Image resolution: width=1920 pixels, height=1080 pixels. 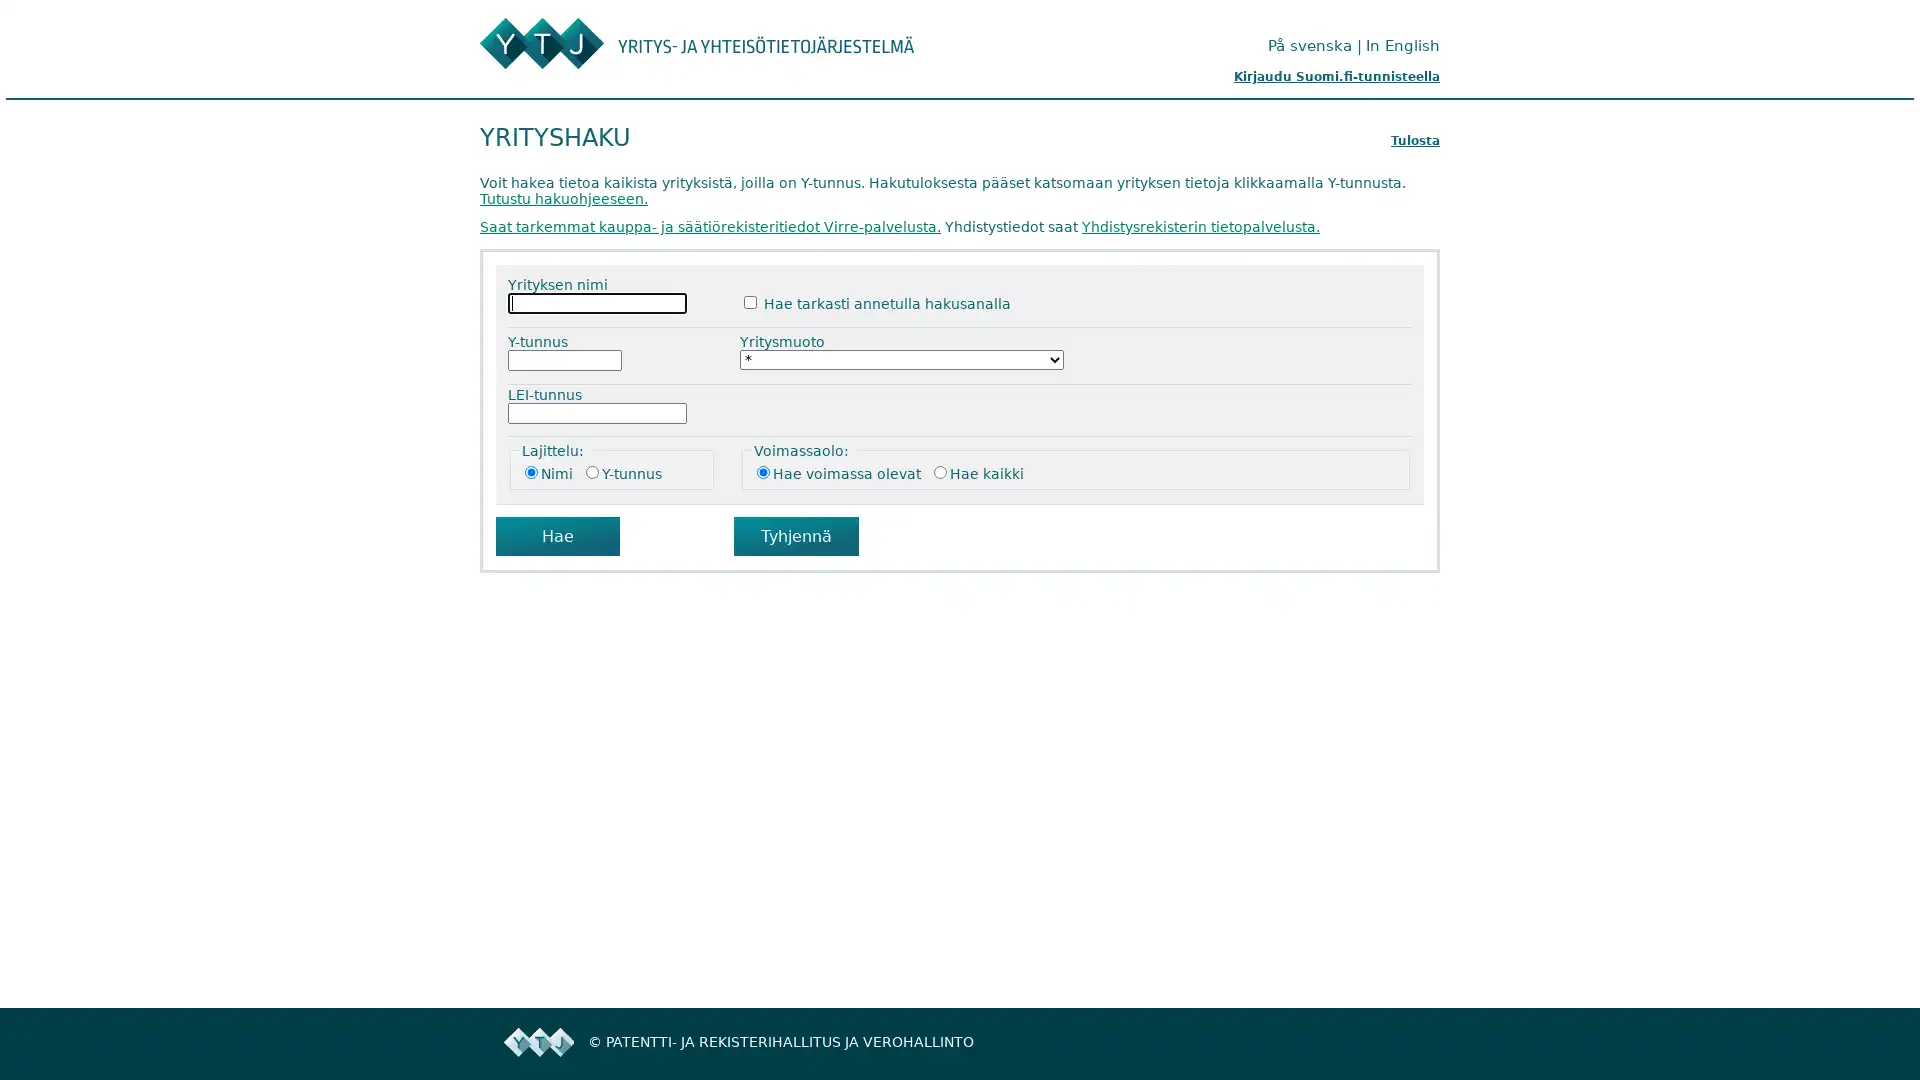 What do you see at coordinates (557, 535) in the screenshot?
I see `Hae` at bounding box center [557, 535].